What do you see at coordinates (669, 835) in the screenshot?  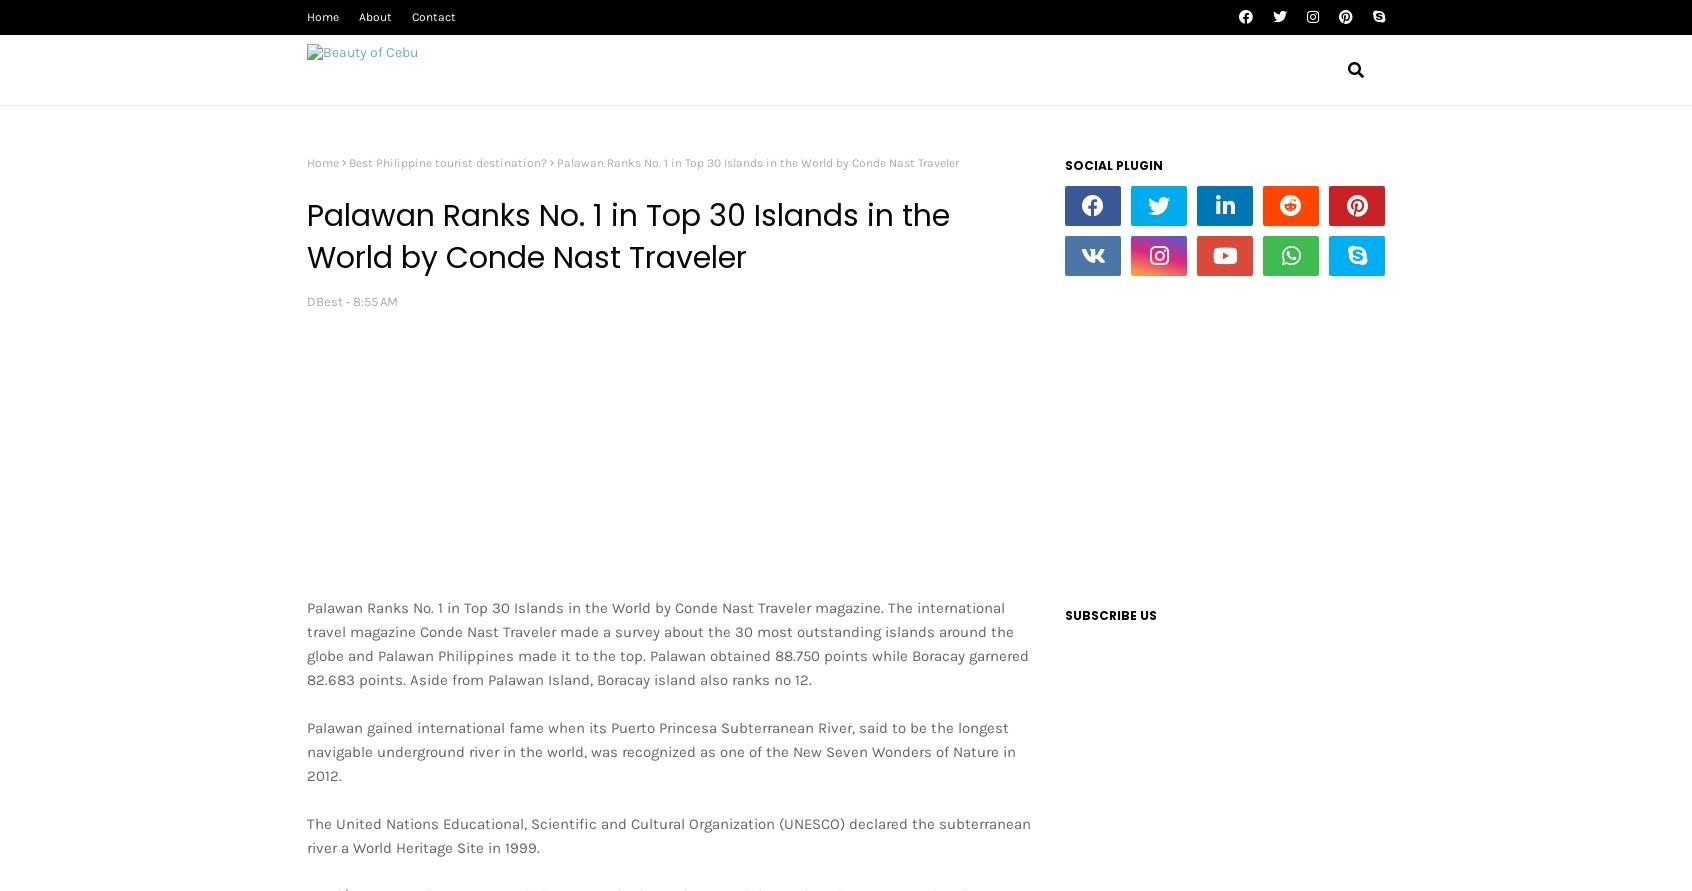 I see `'The United Nations Educational, Scientific and Cultural Organization (UNESCO) declared the subterranean river a World Heritage Site in 1999.'` at bounding box center [669, 835].